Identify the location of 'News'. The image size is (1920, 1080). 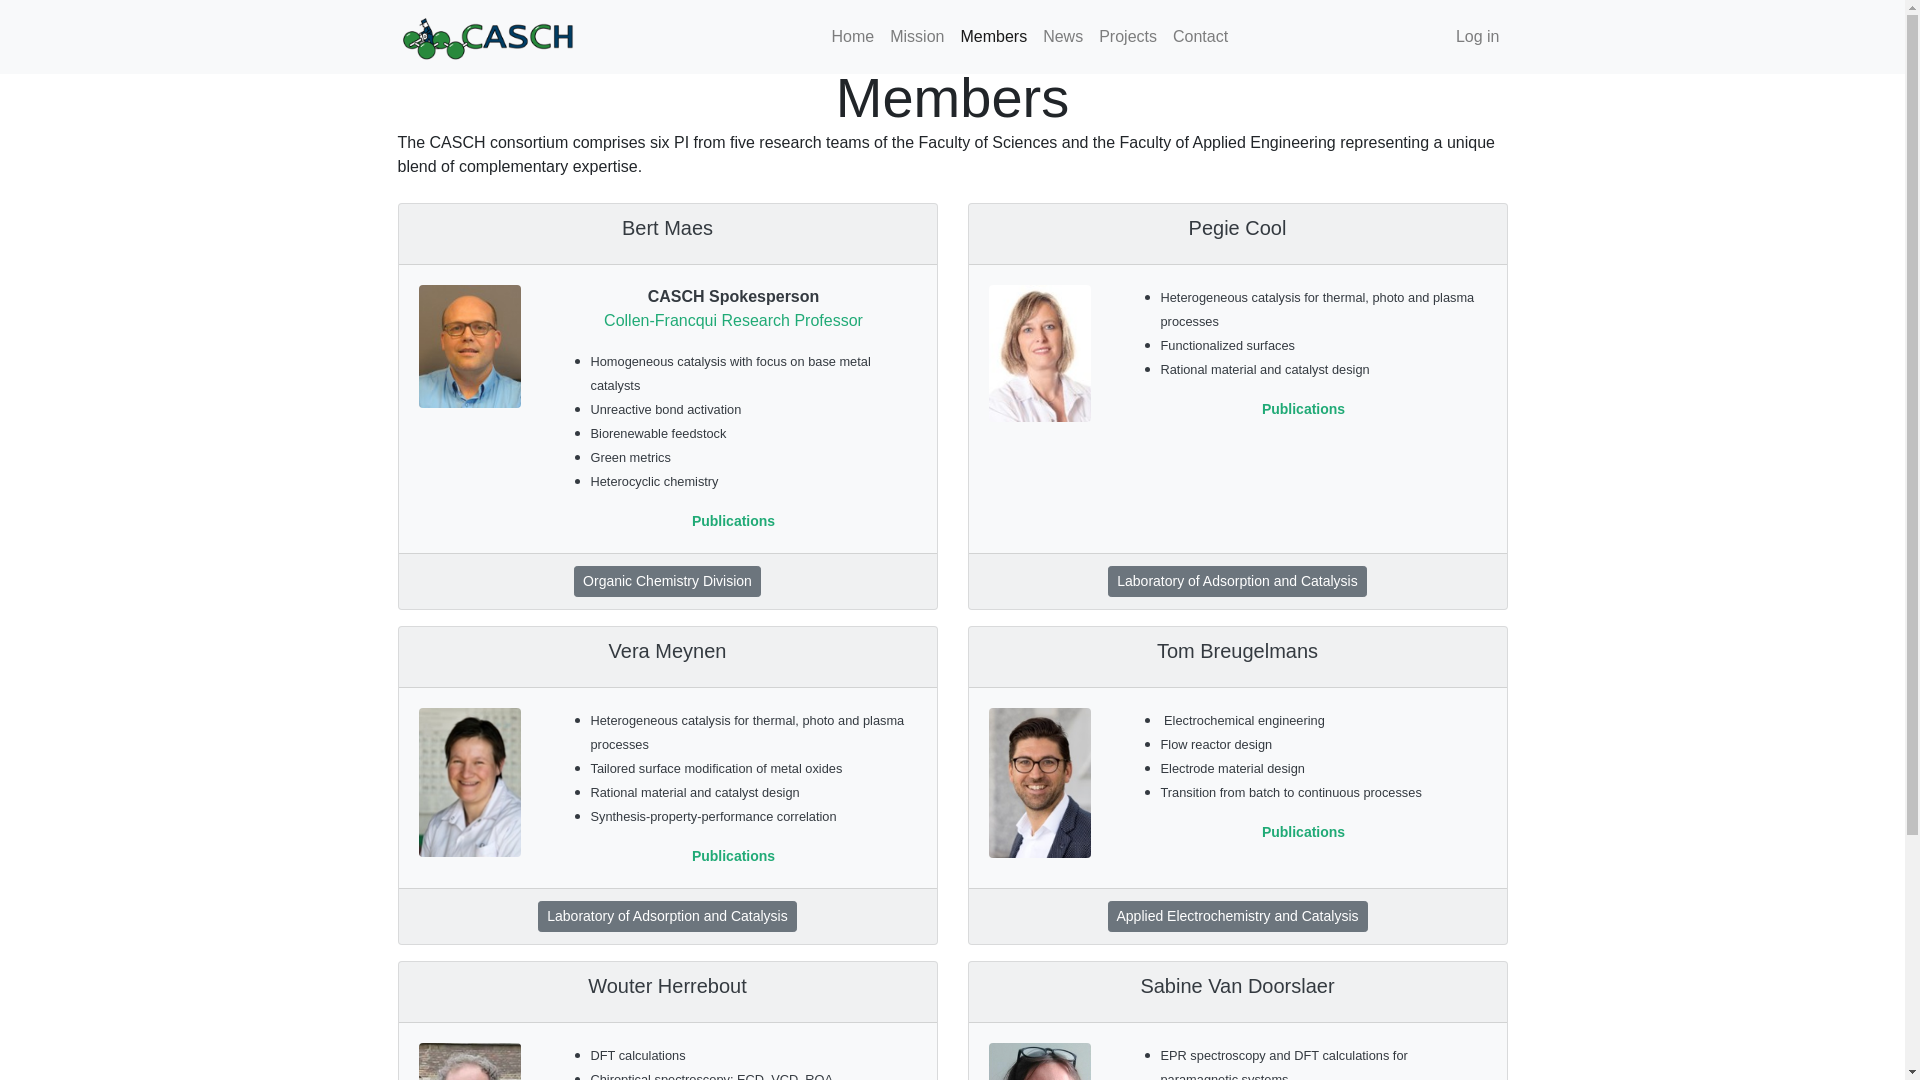
(1061, 37).